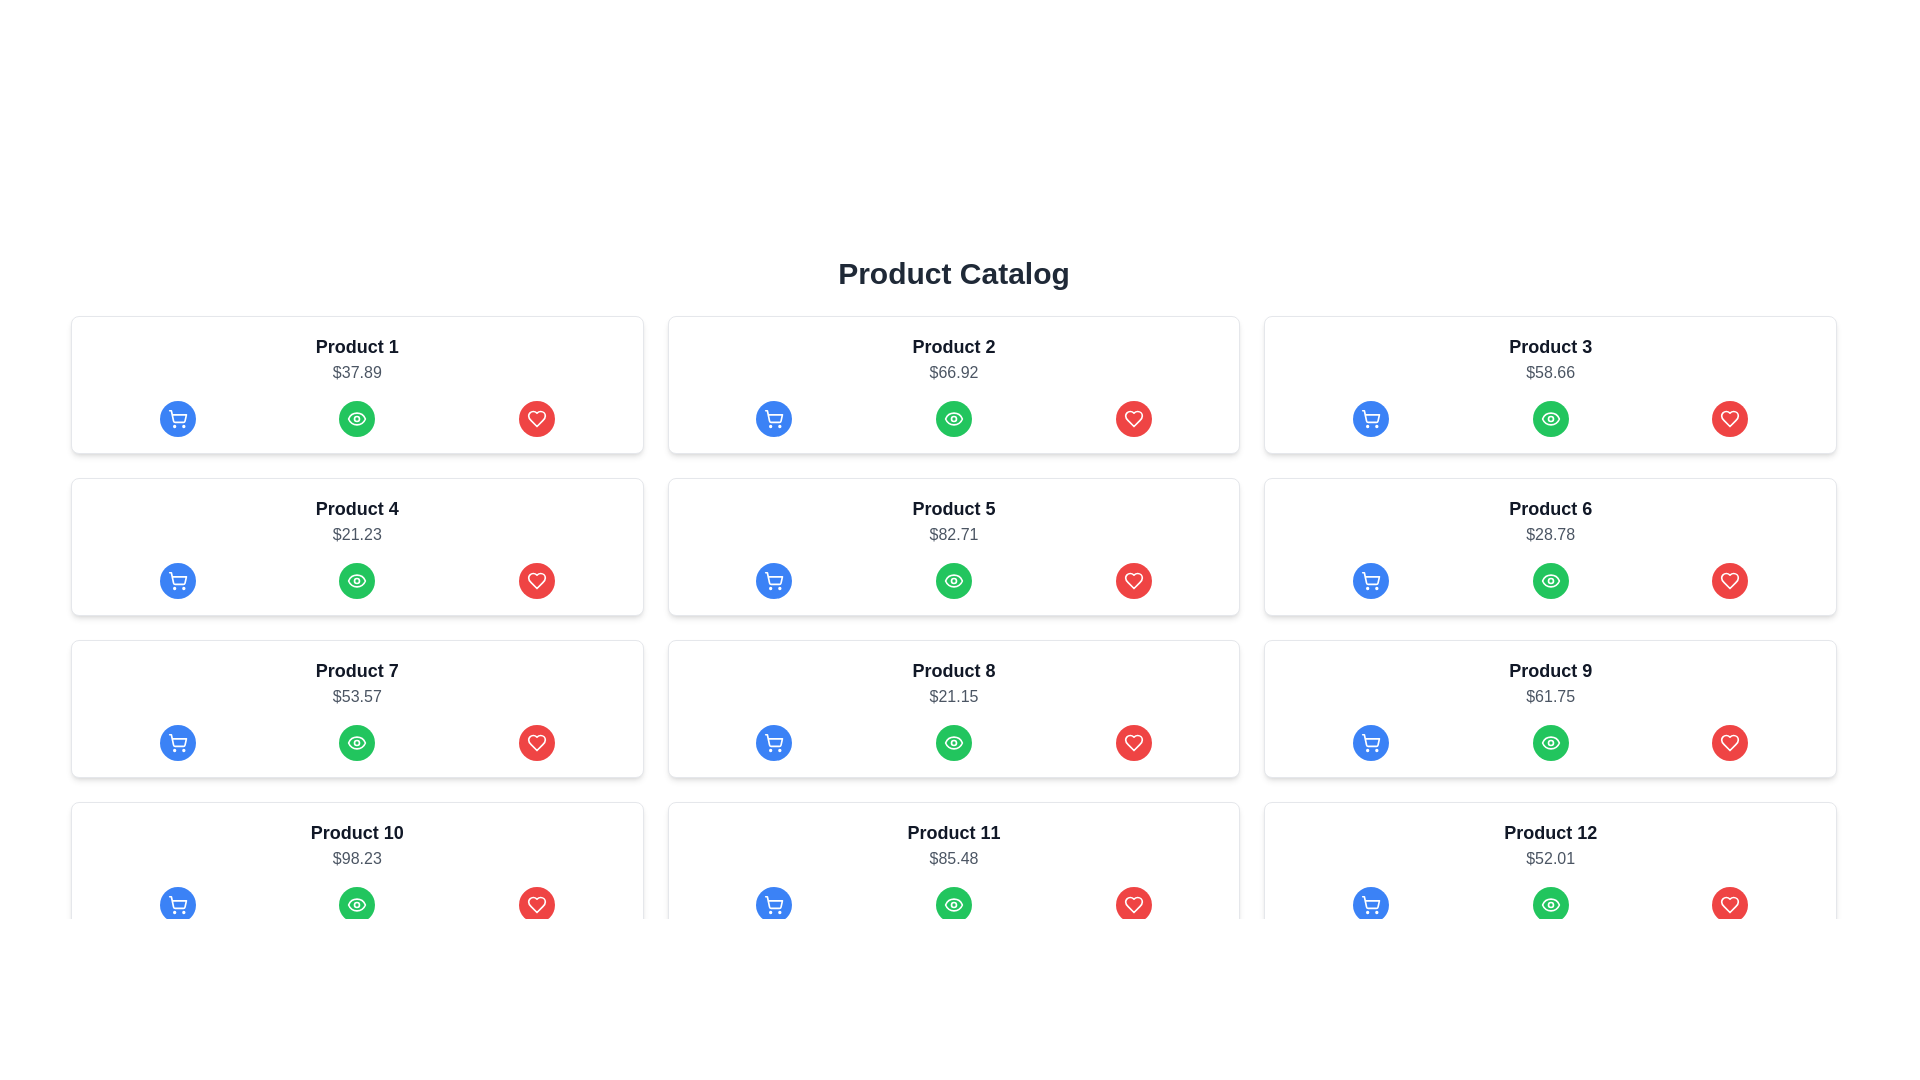 This screenshot has height=1080, width=1920. Describe the element at coordinates (536, 905) in the screenshot. I see `the 'favorite' button for 'Product 10', located in the third row of buttons beneath the 'Product Catalog'` at that location.